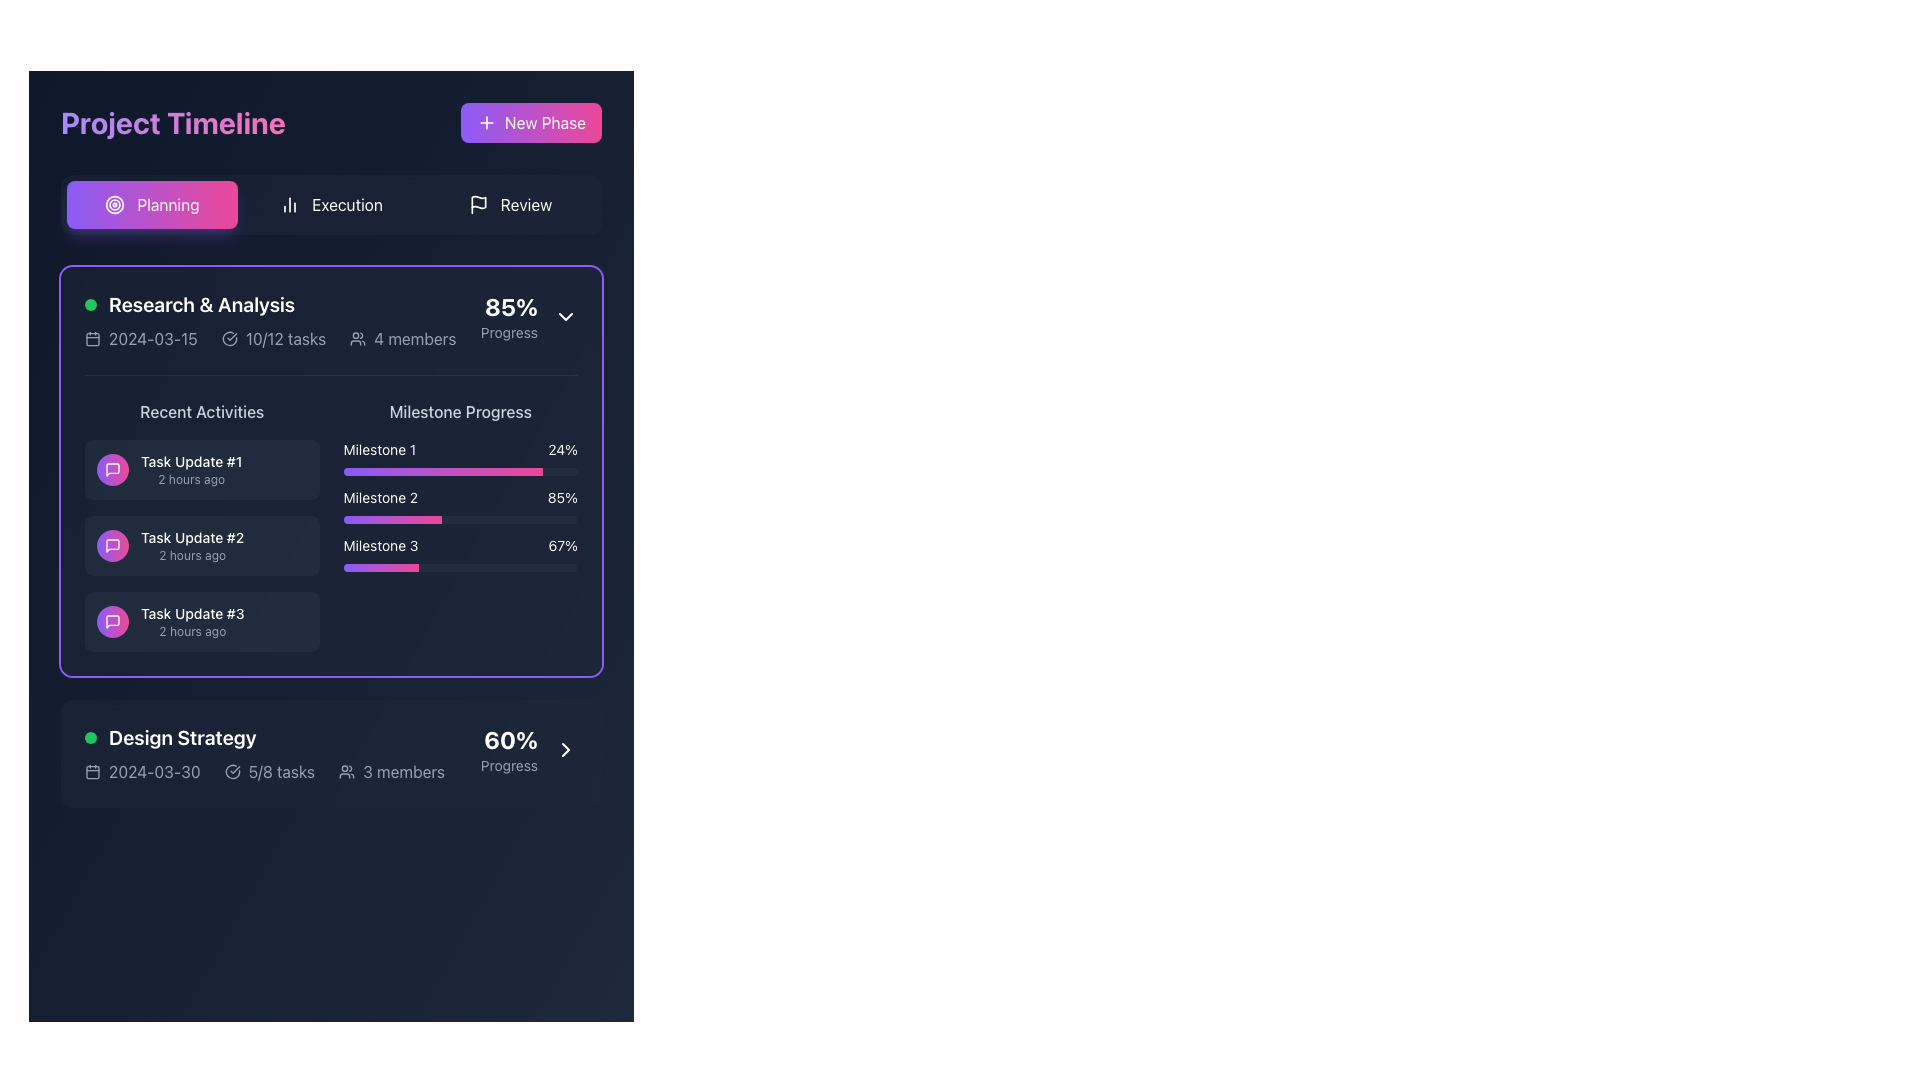 The image size is (1920, 1080). I want to click on the Chevron Icon located to the right of the '85% Progress' text in the 'Research & Analysis' section, so click(565, 315).